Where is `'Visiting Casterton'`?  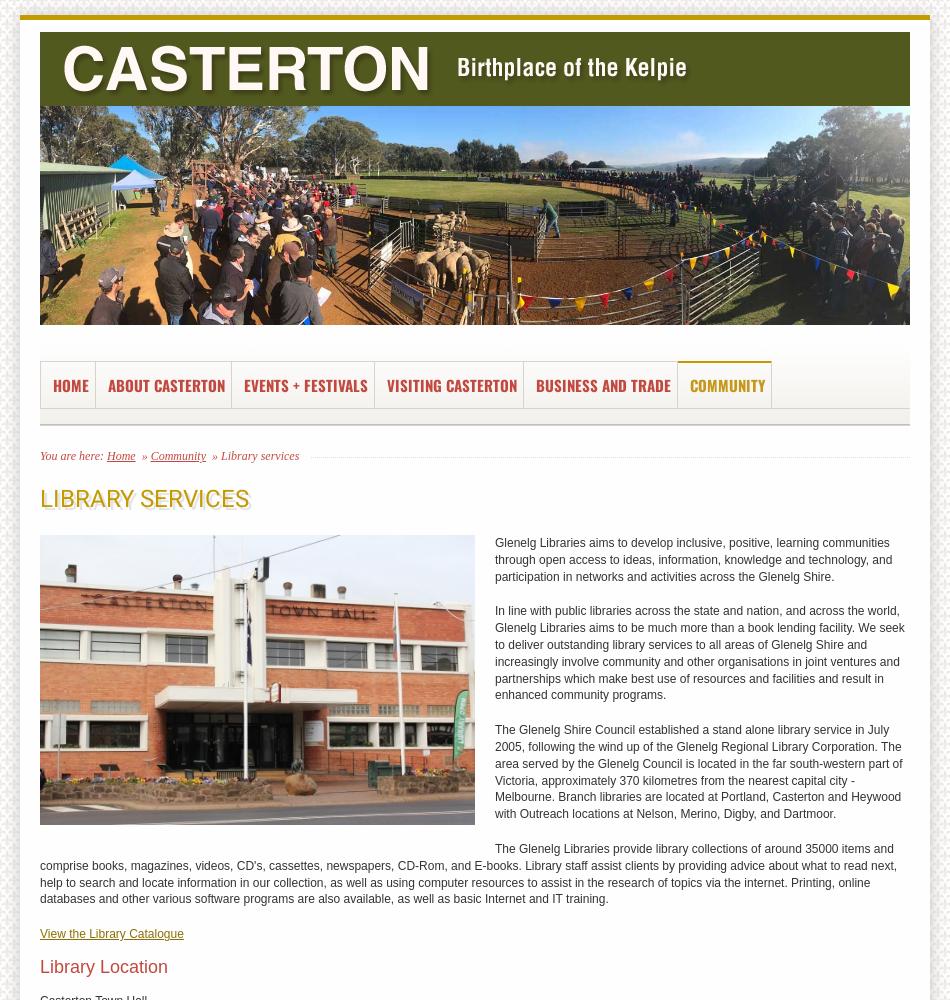 'Visiting Casterton' is located at coordinates (451, 385).